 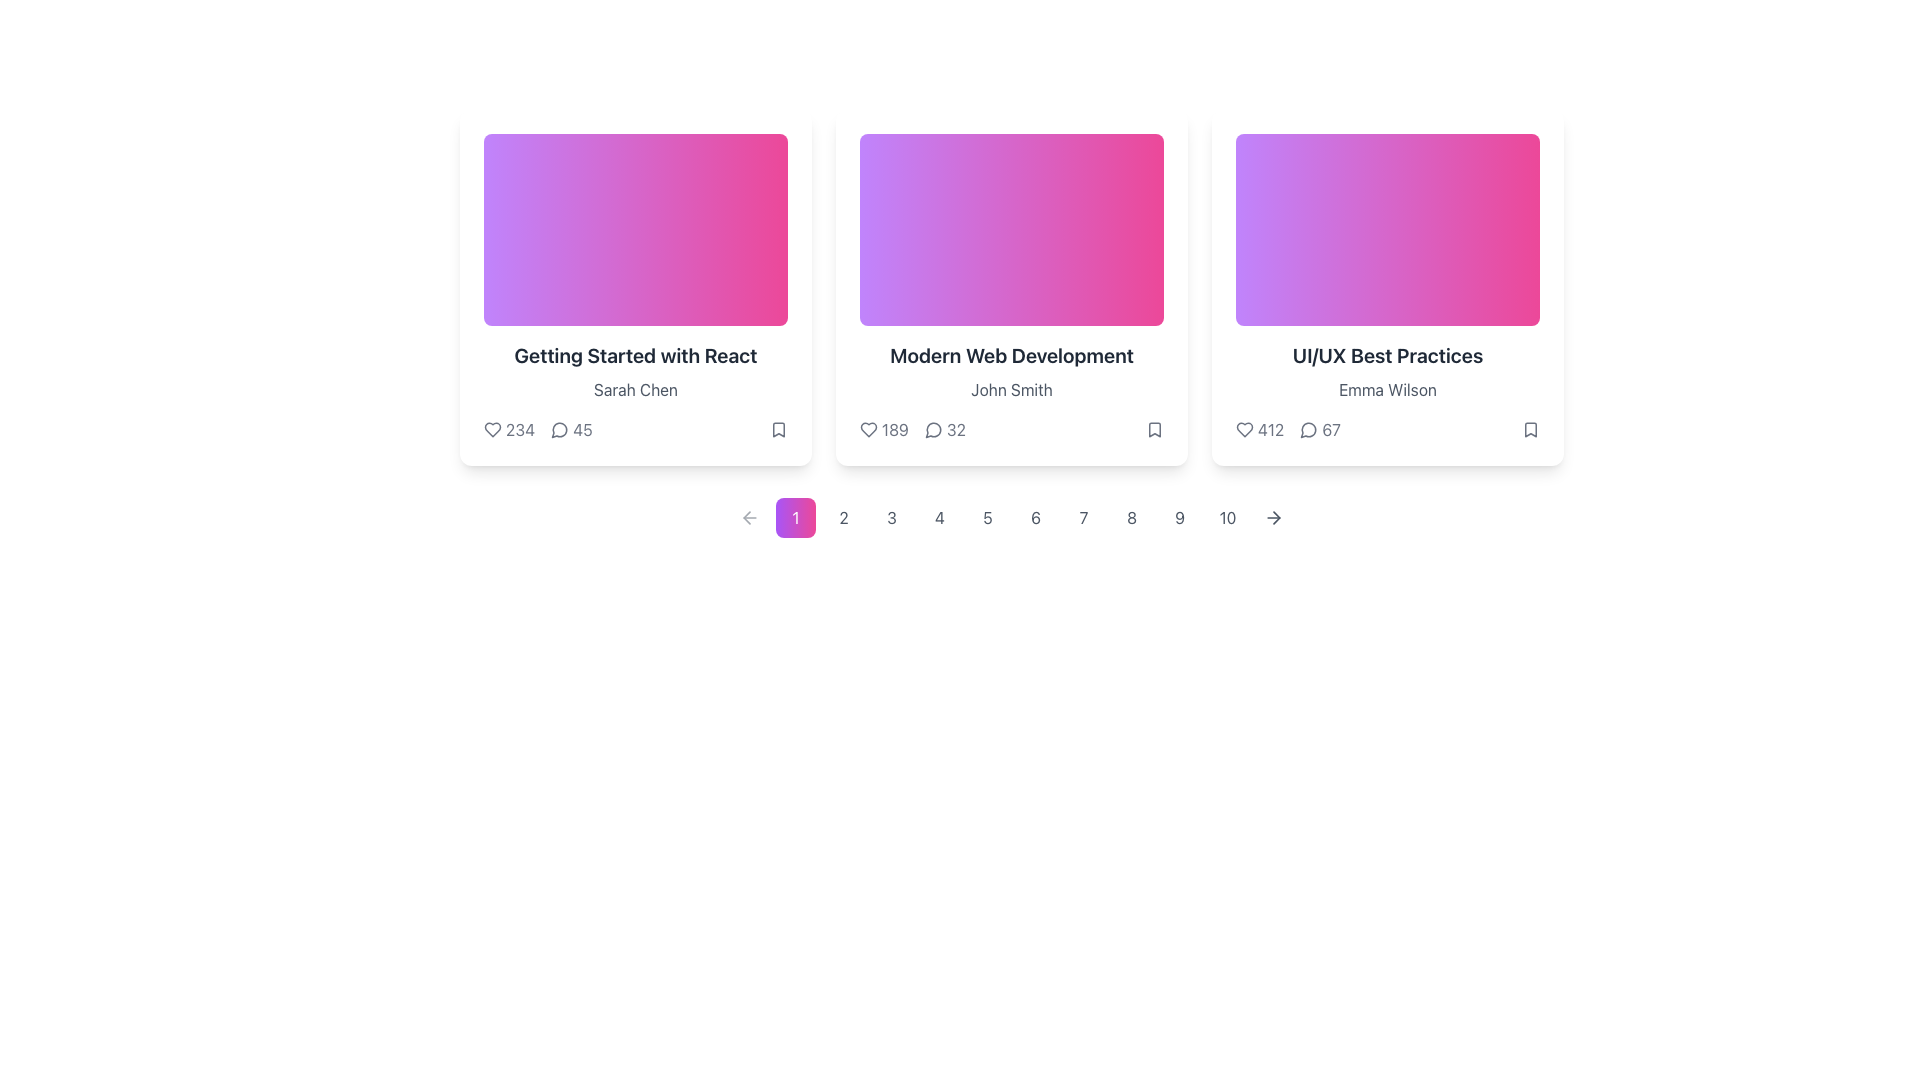 What do you see at coordinates (844, 516) in the screenshot?
I see `the square button with a rounded border containing the number '2', which is part of the pagination control at the bottom-center of the page` at bounding box center [844, 516].